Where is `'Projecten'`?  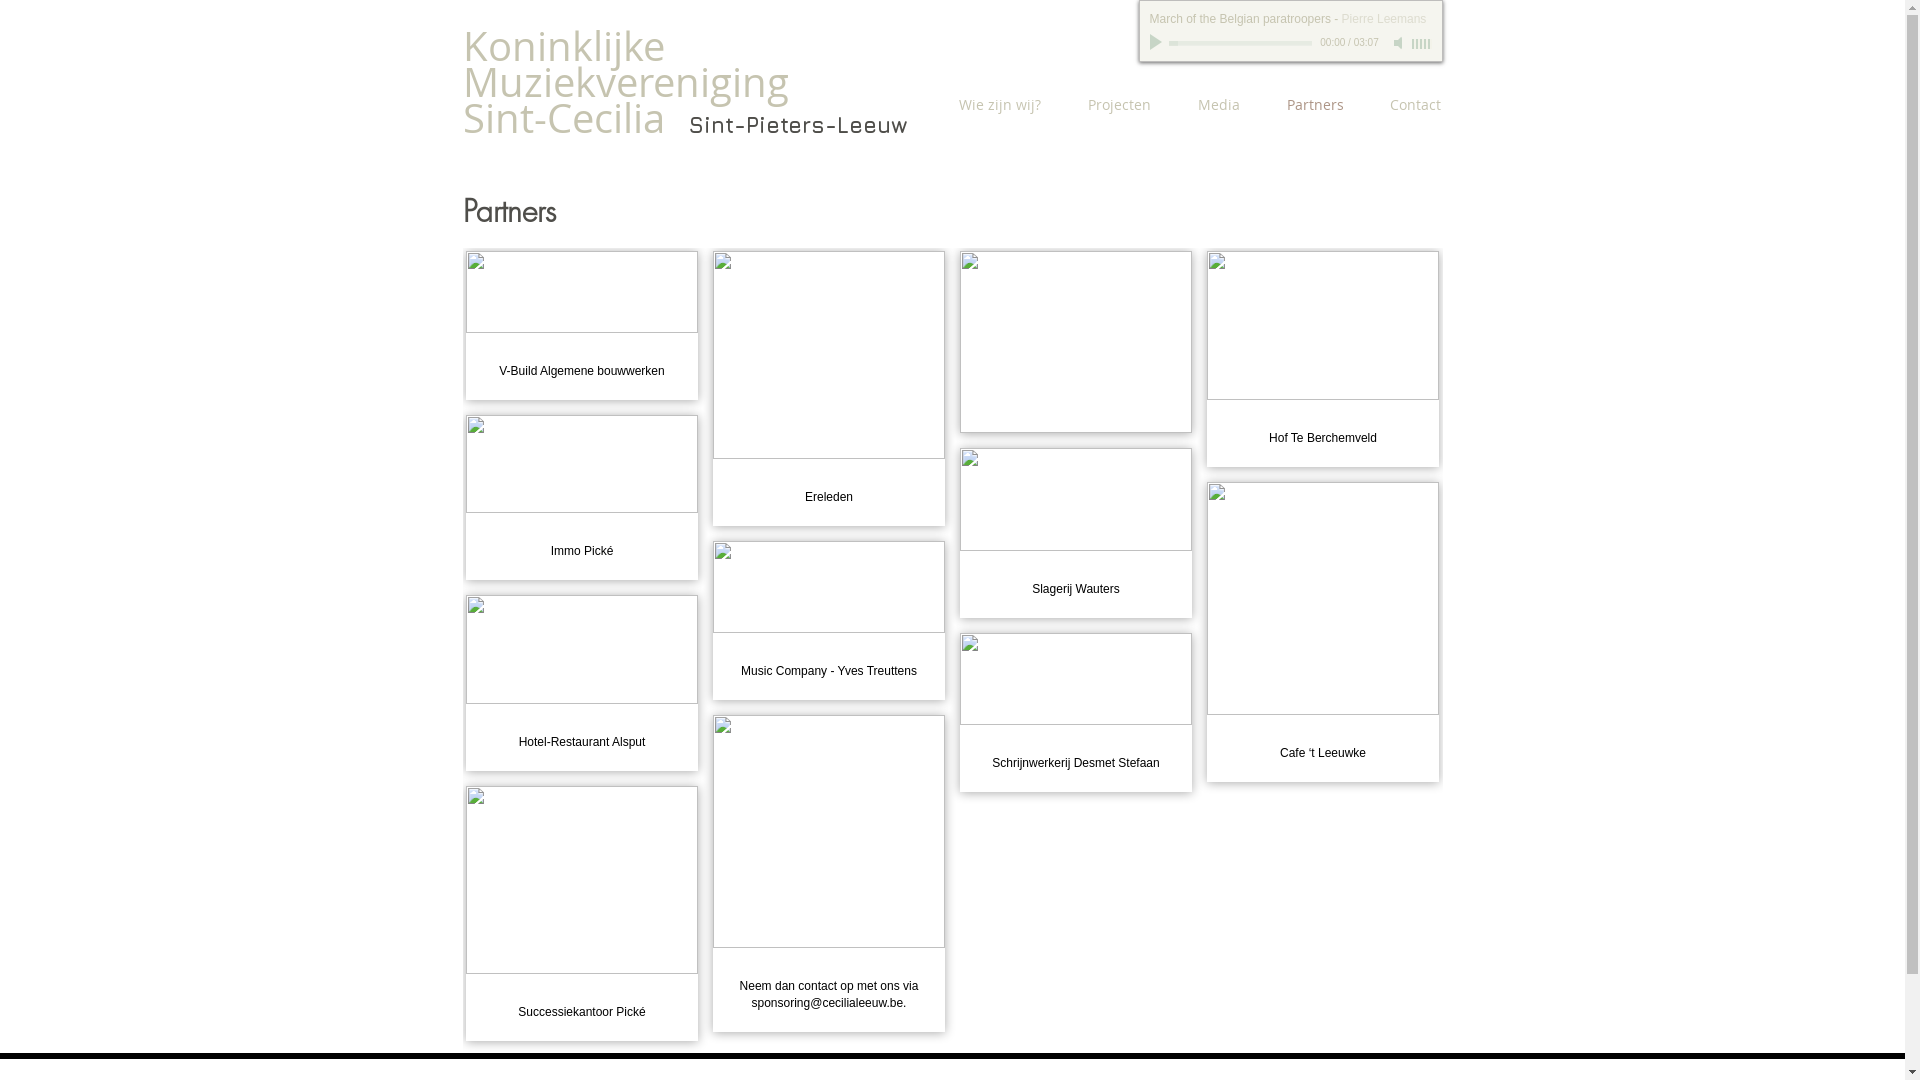
'Projecten' is located at coordinates (1055, 104).